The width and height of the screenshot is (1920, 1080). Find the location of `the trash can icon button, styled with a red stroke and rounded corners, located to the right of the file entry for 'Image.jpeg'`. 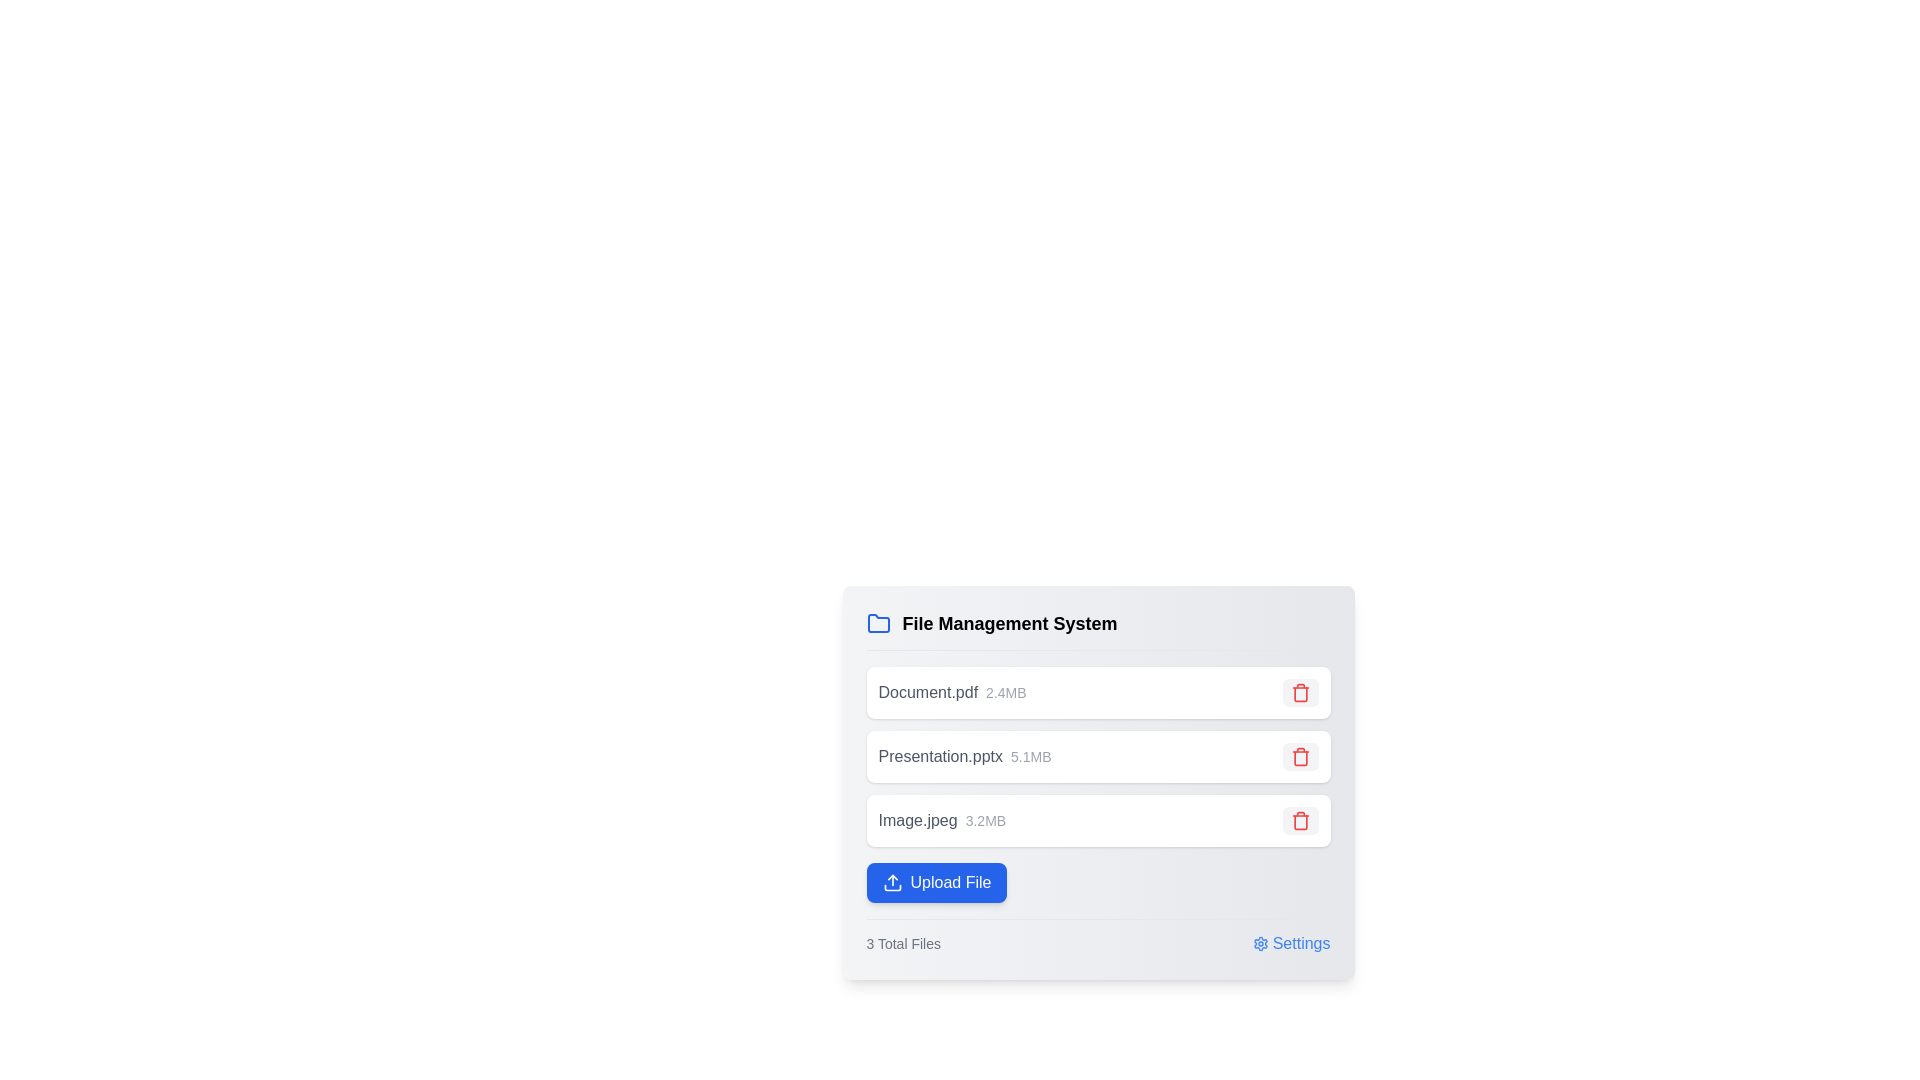

the trash can icon button, styled with a red stroke and rounded corners, located to the right of the file entry for 'Image.jpeg' is located at coordinates (1300, 821).